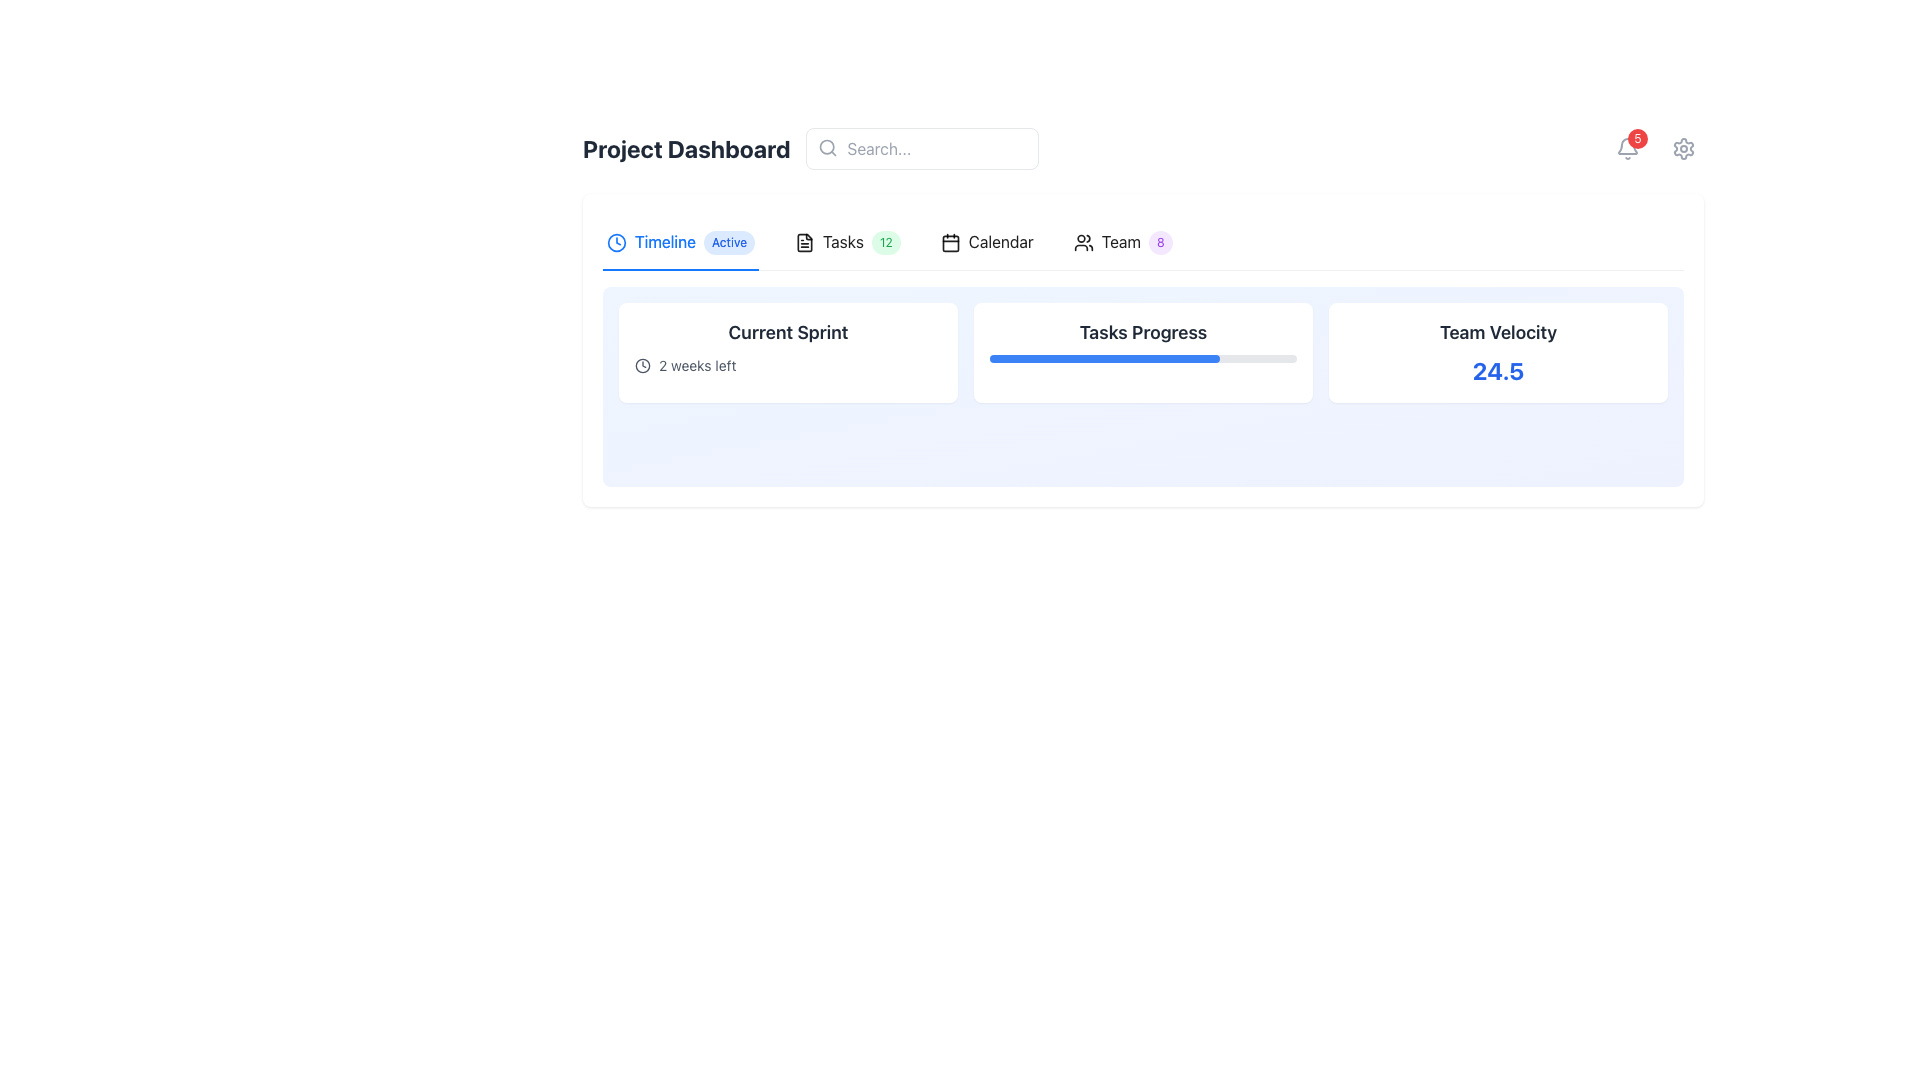 This screenshot has width=1920, height=1080. Describe the element at coordinates (681, 241) in the screenshot. I see `the active Tab Button in the top-left corner of the navigation bar` at that location.